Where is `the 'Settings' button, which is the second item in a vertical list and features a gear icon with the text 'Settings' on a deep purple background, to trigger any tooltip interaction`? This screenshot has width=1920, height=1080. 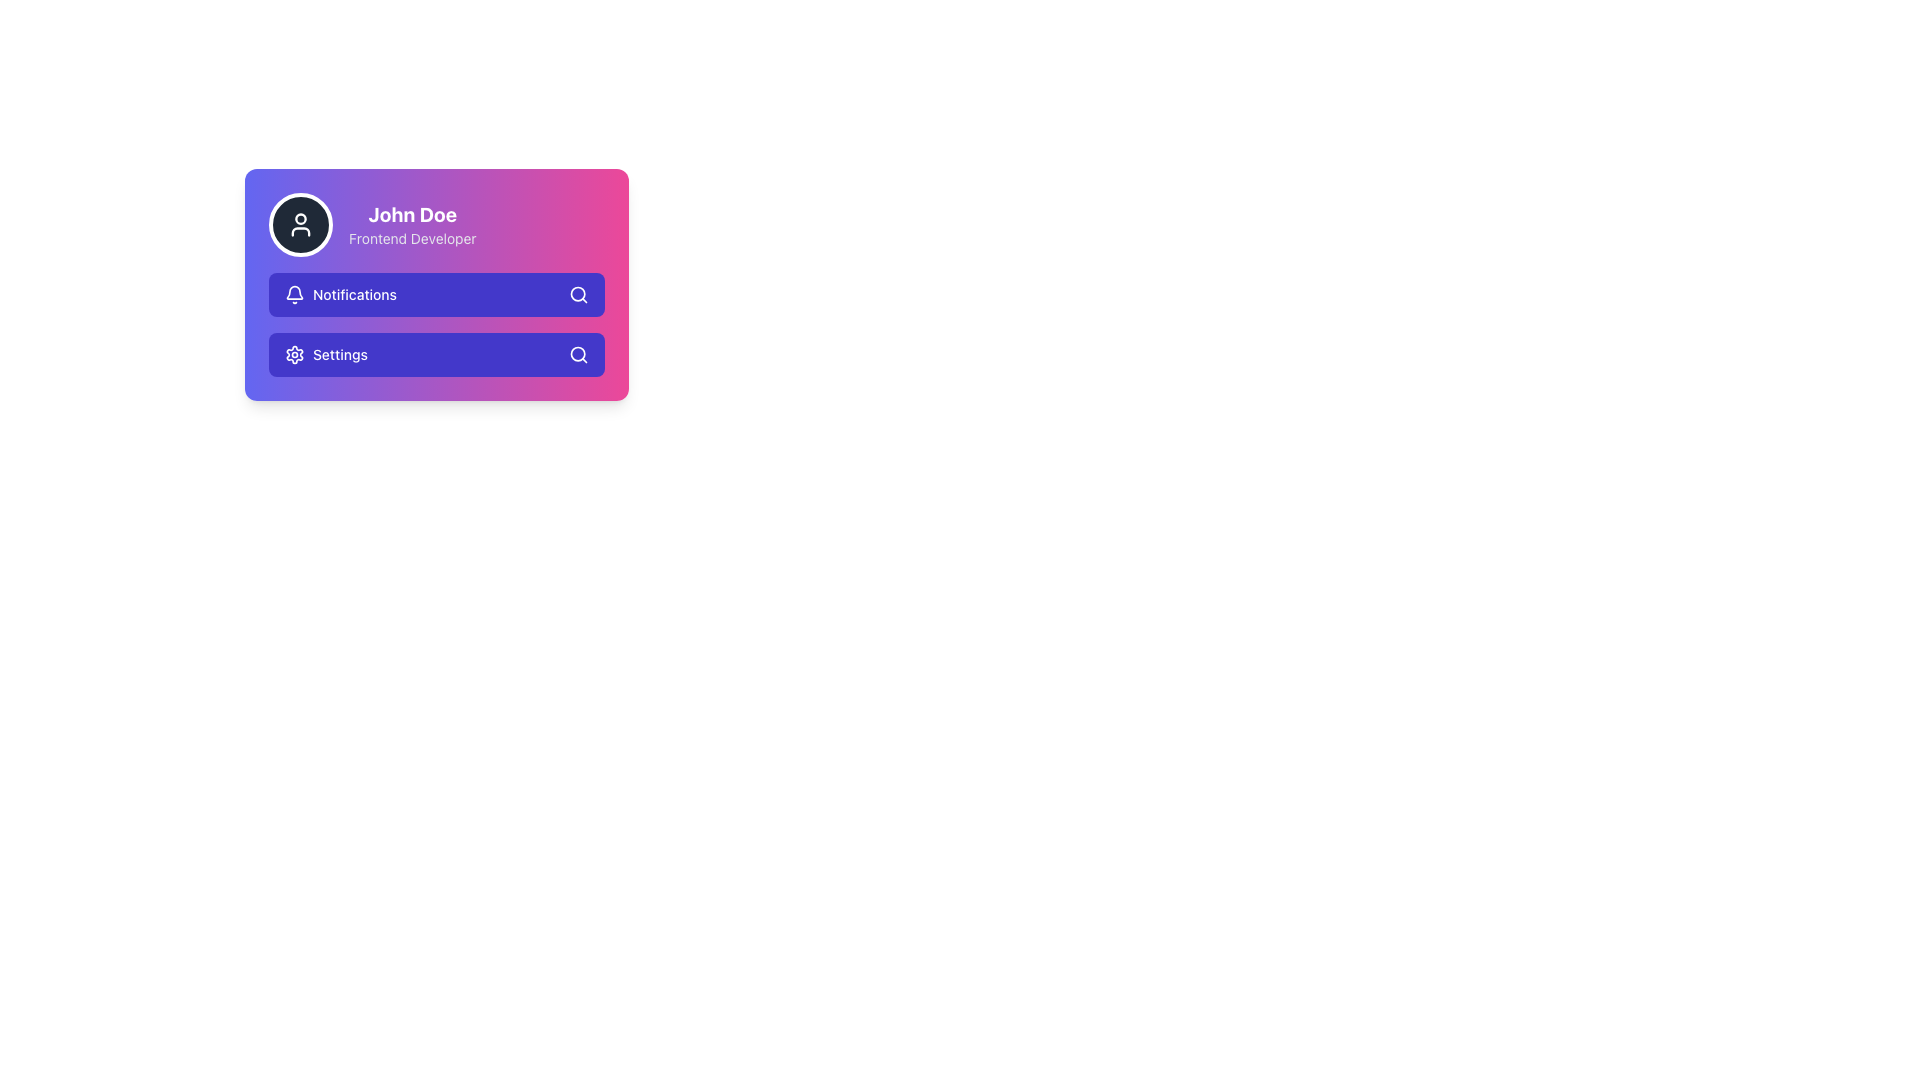 the 'Settings' button, which is the second item in a vertical list and features a gear icon with the text 'Settings' on a deep purple background, to trigger any tooltip interaction is located at coordinates (326, 353).